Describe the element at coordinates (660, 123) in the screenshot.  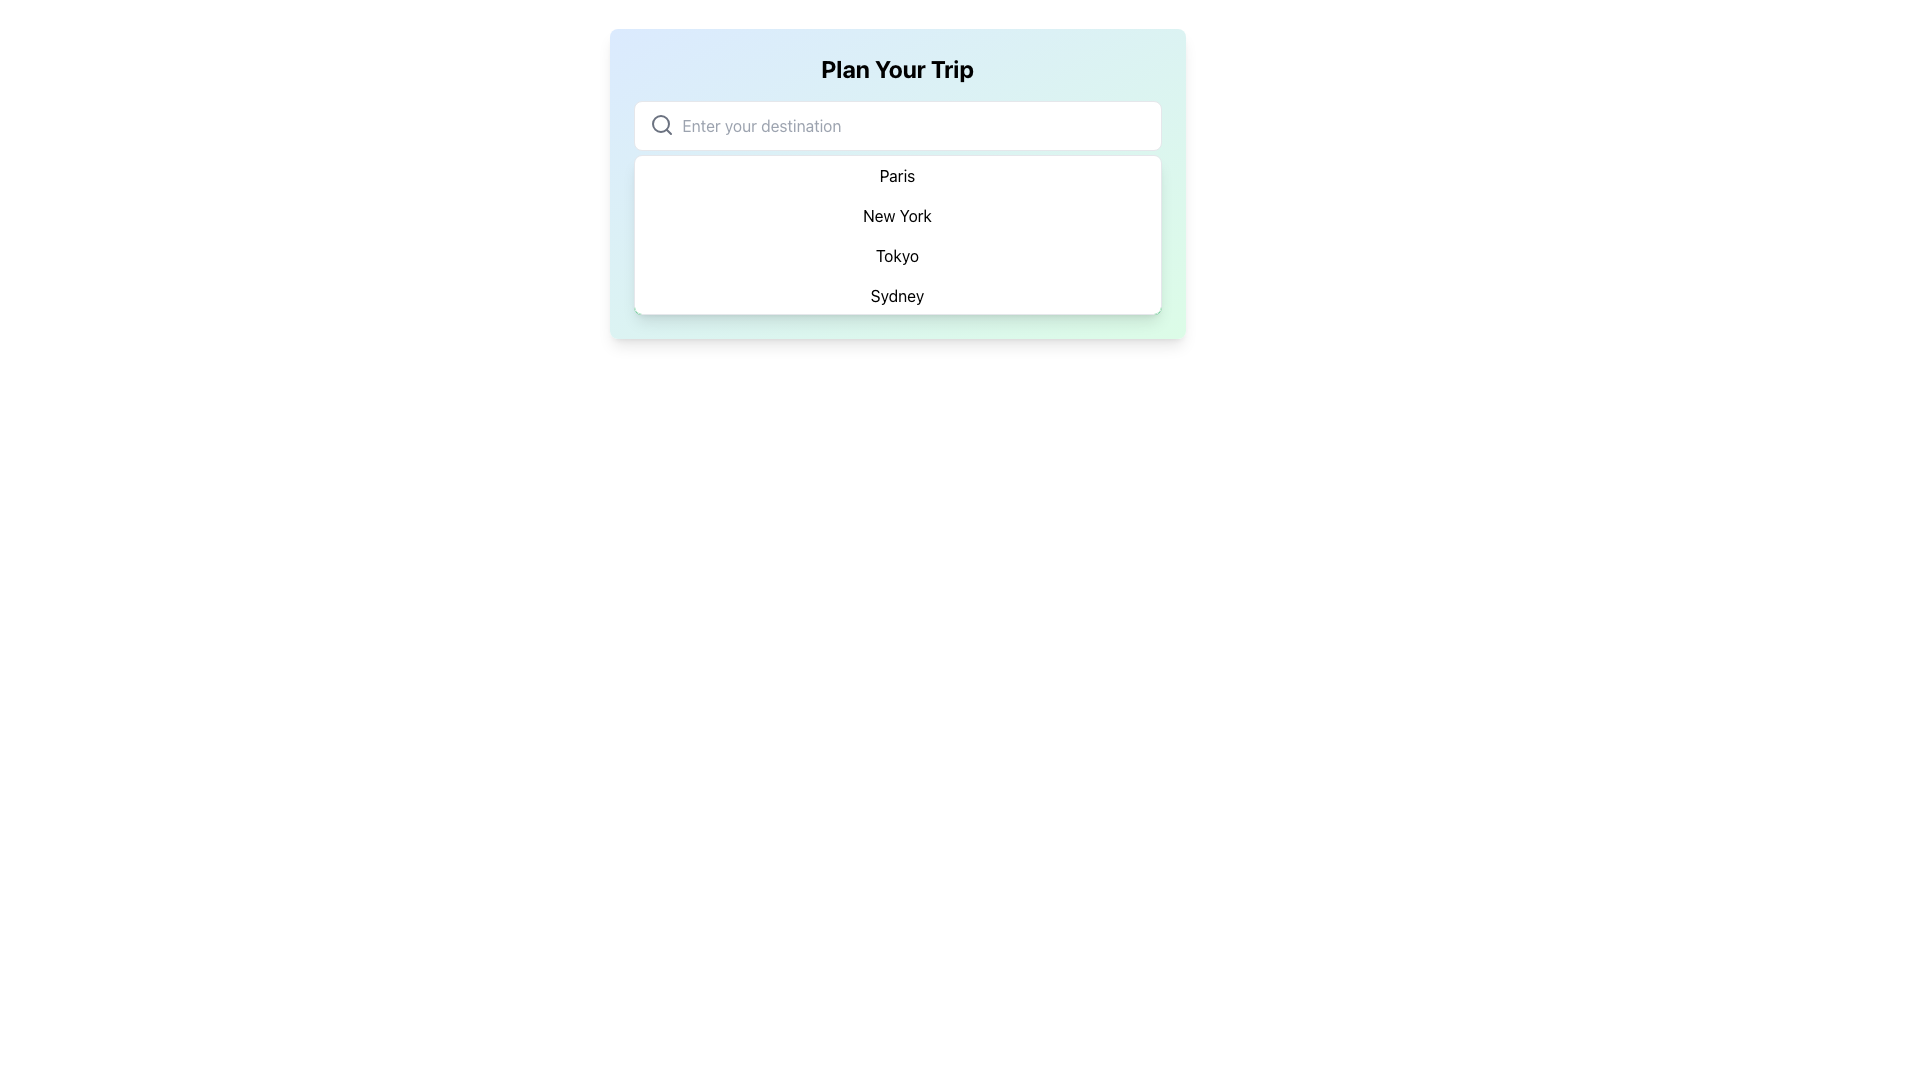
I see `the inner small circle of the search magnifying glass icon located to the left inside the search bar at the top of the interface` at that location.